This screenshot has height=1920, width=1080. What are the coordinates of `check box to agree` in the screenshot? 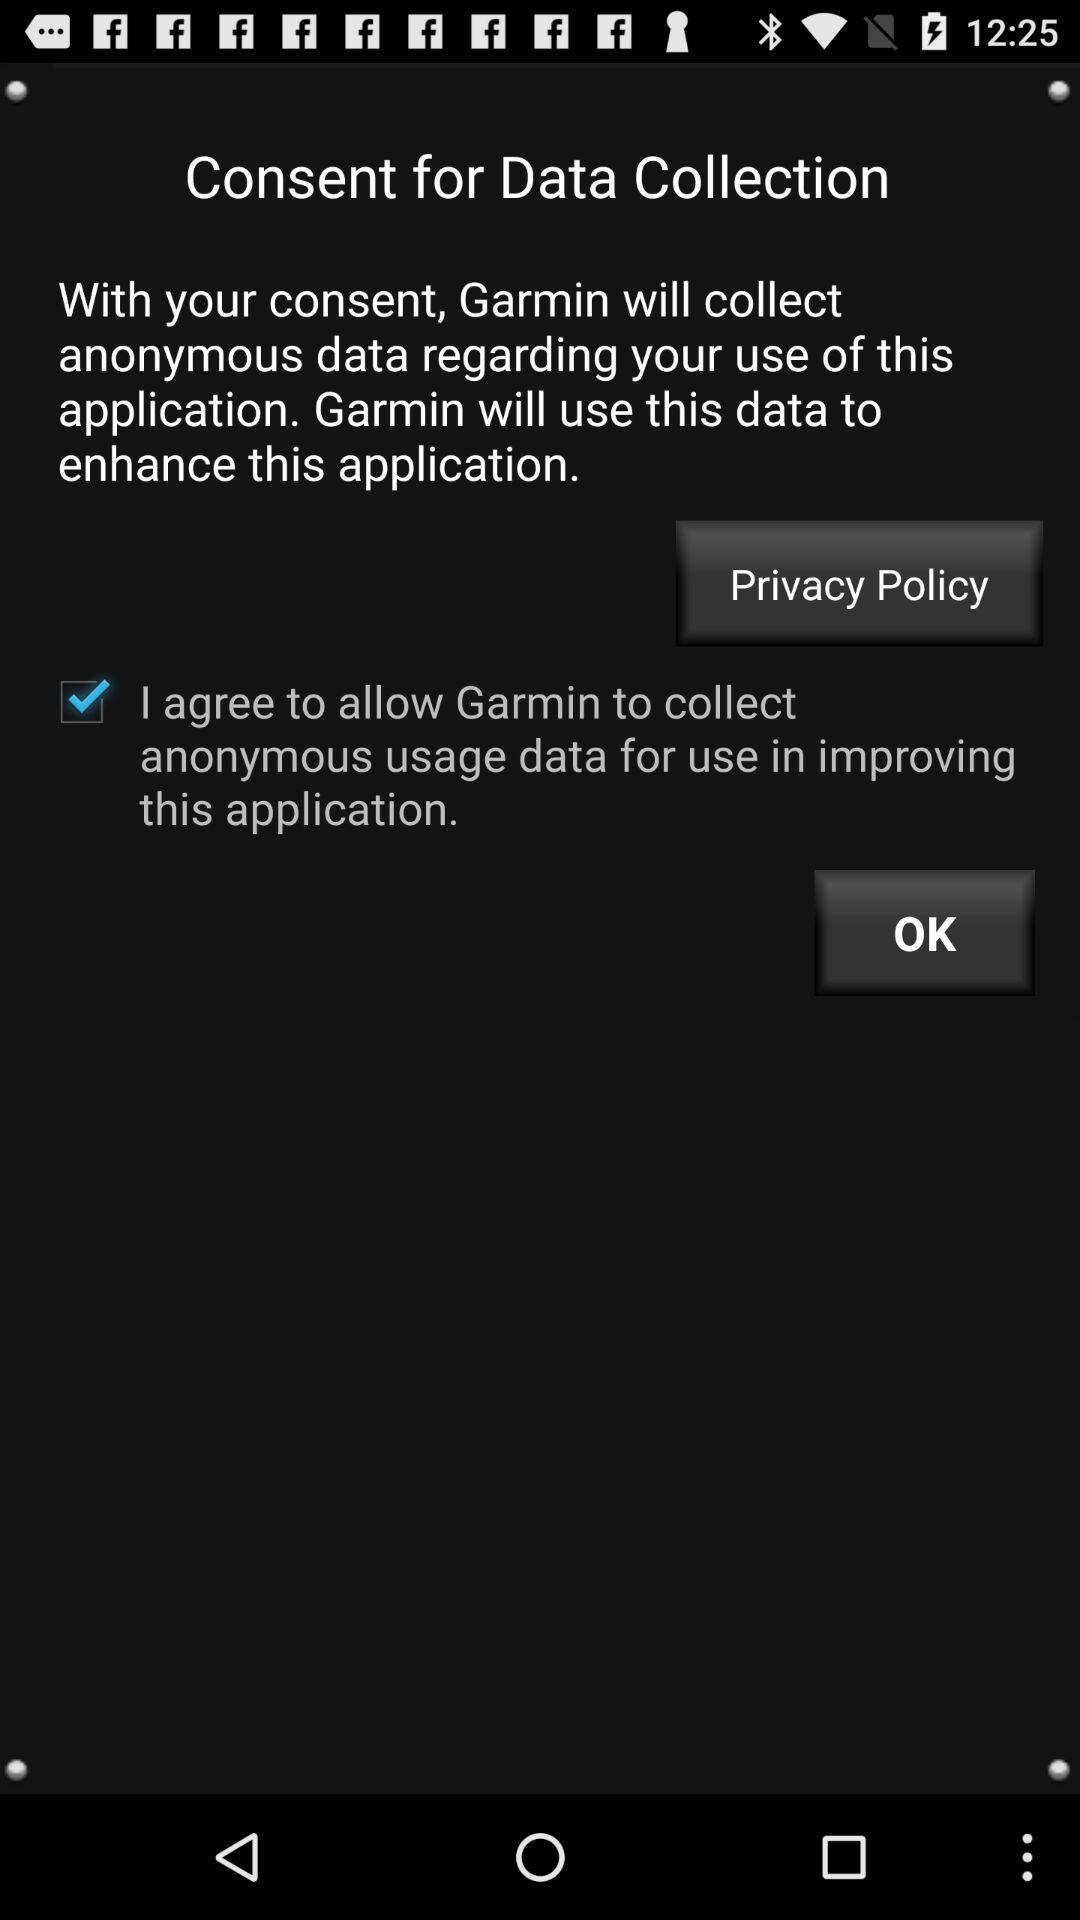 It's located at (80, 701).